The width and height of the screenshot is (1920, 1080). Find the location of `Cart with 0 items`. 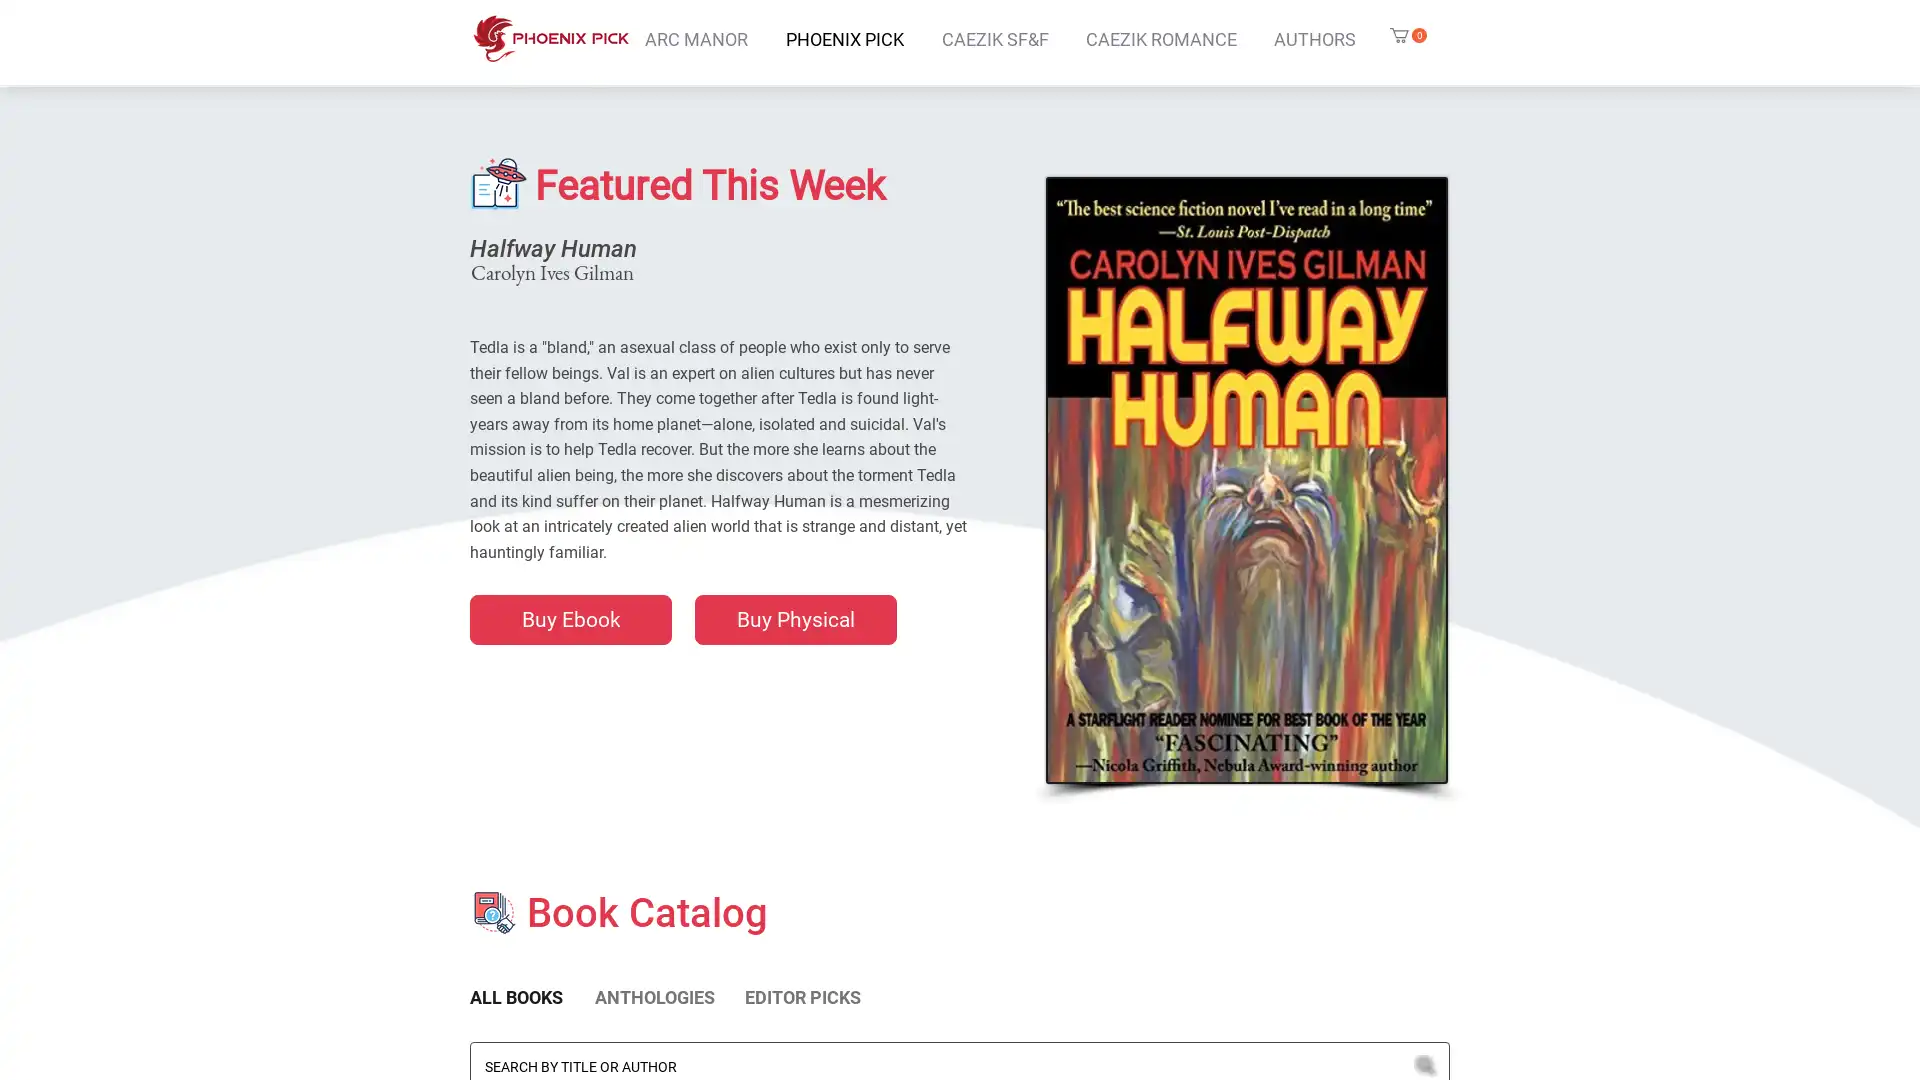

Cart with 0 items is located at coordinates (1407, 35).